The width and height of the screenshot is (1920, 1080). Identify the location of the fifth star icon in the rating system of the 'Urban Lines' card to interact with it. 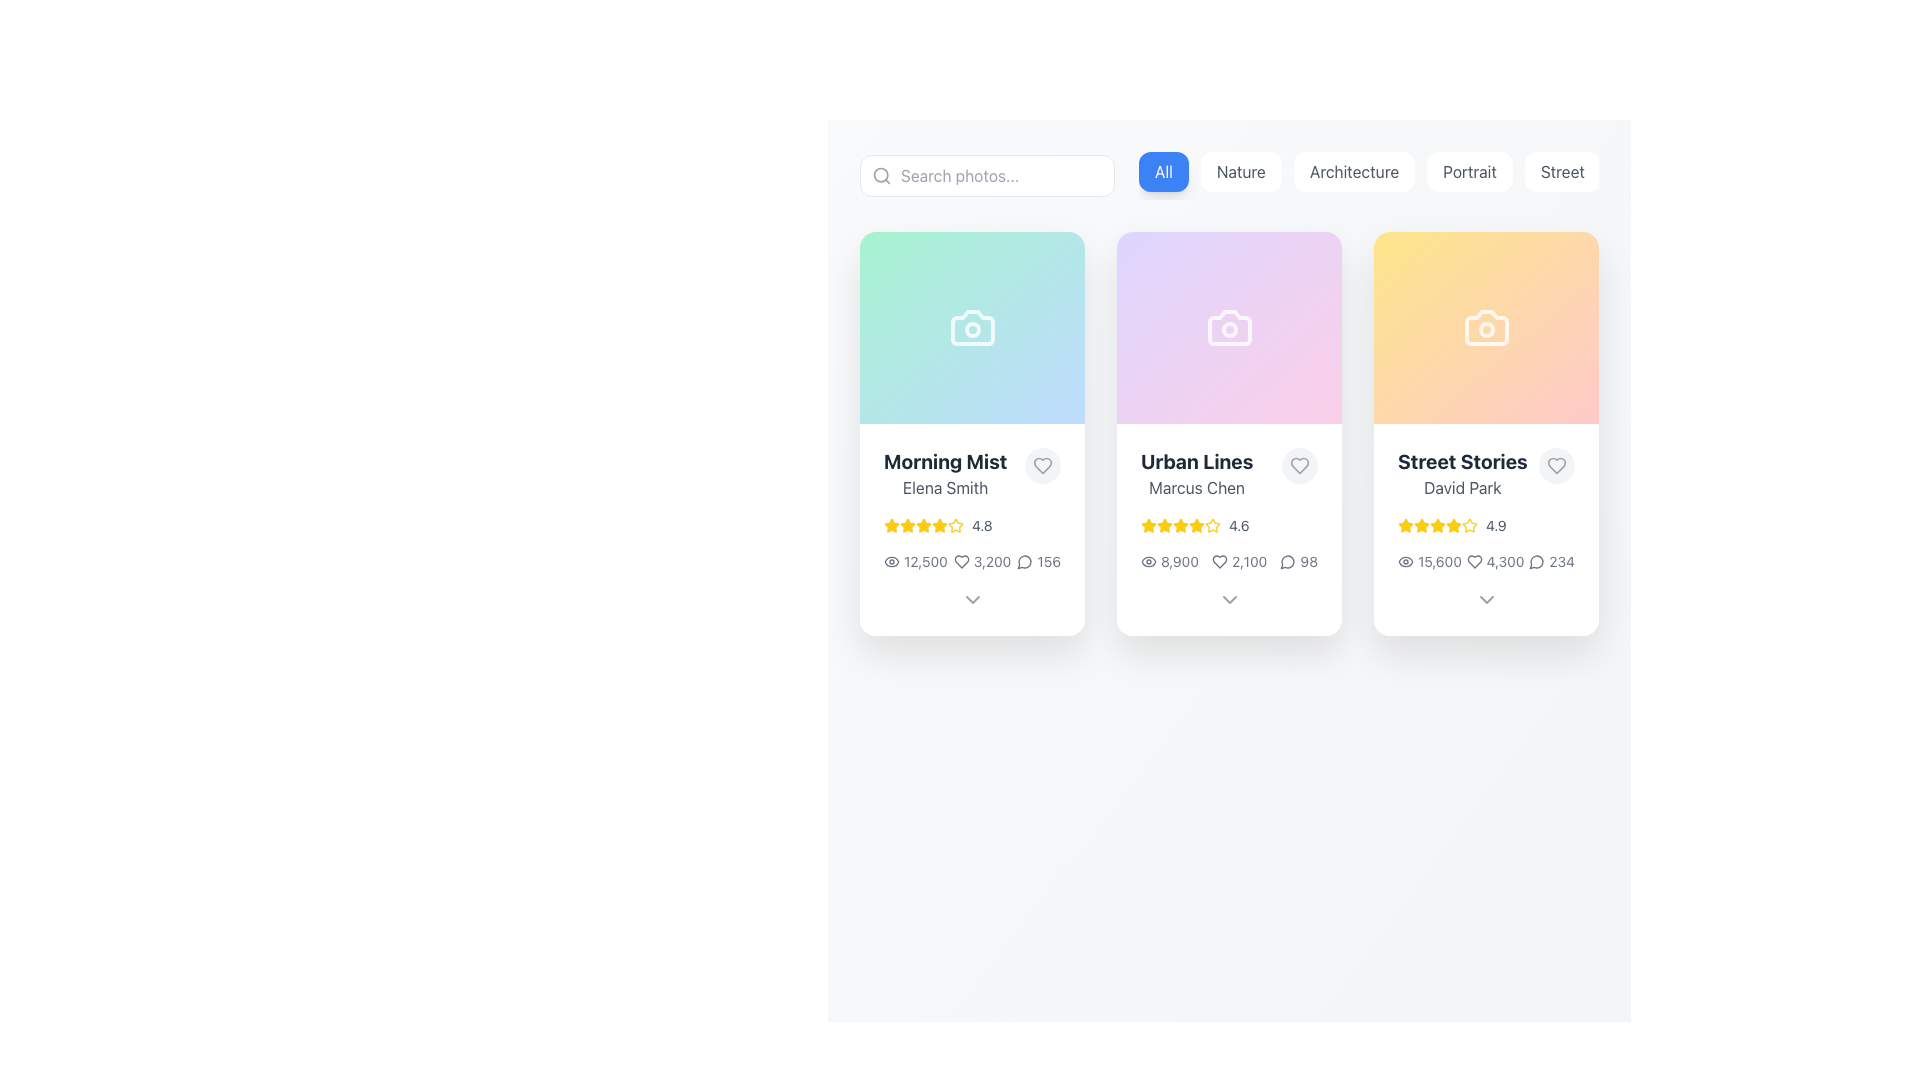
(1212, 524).